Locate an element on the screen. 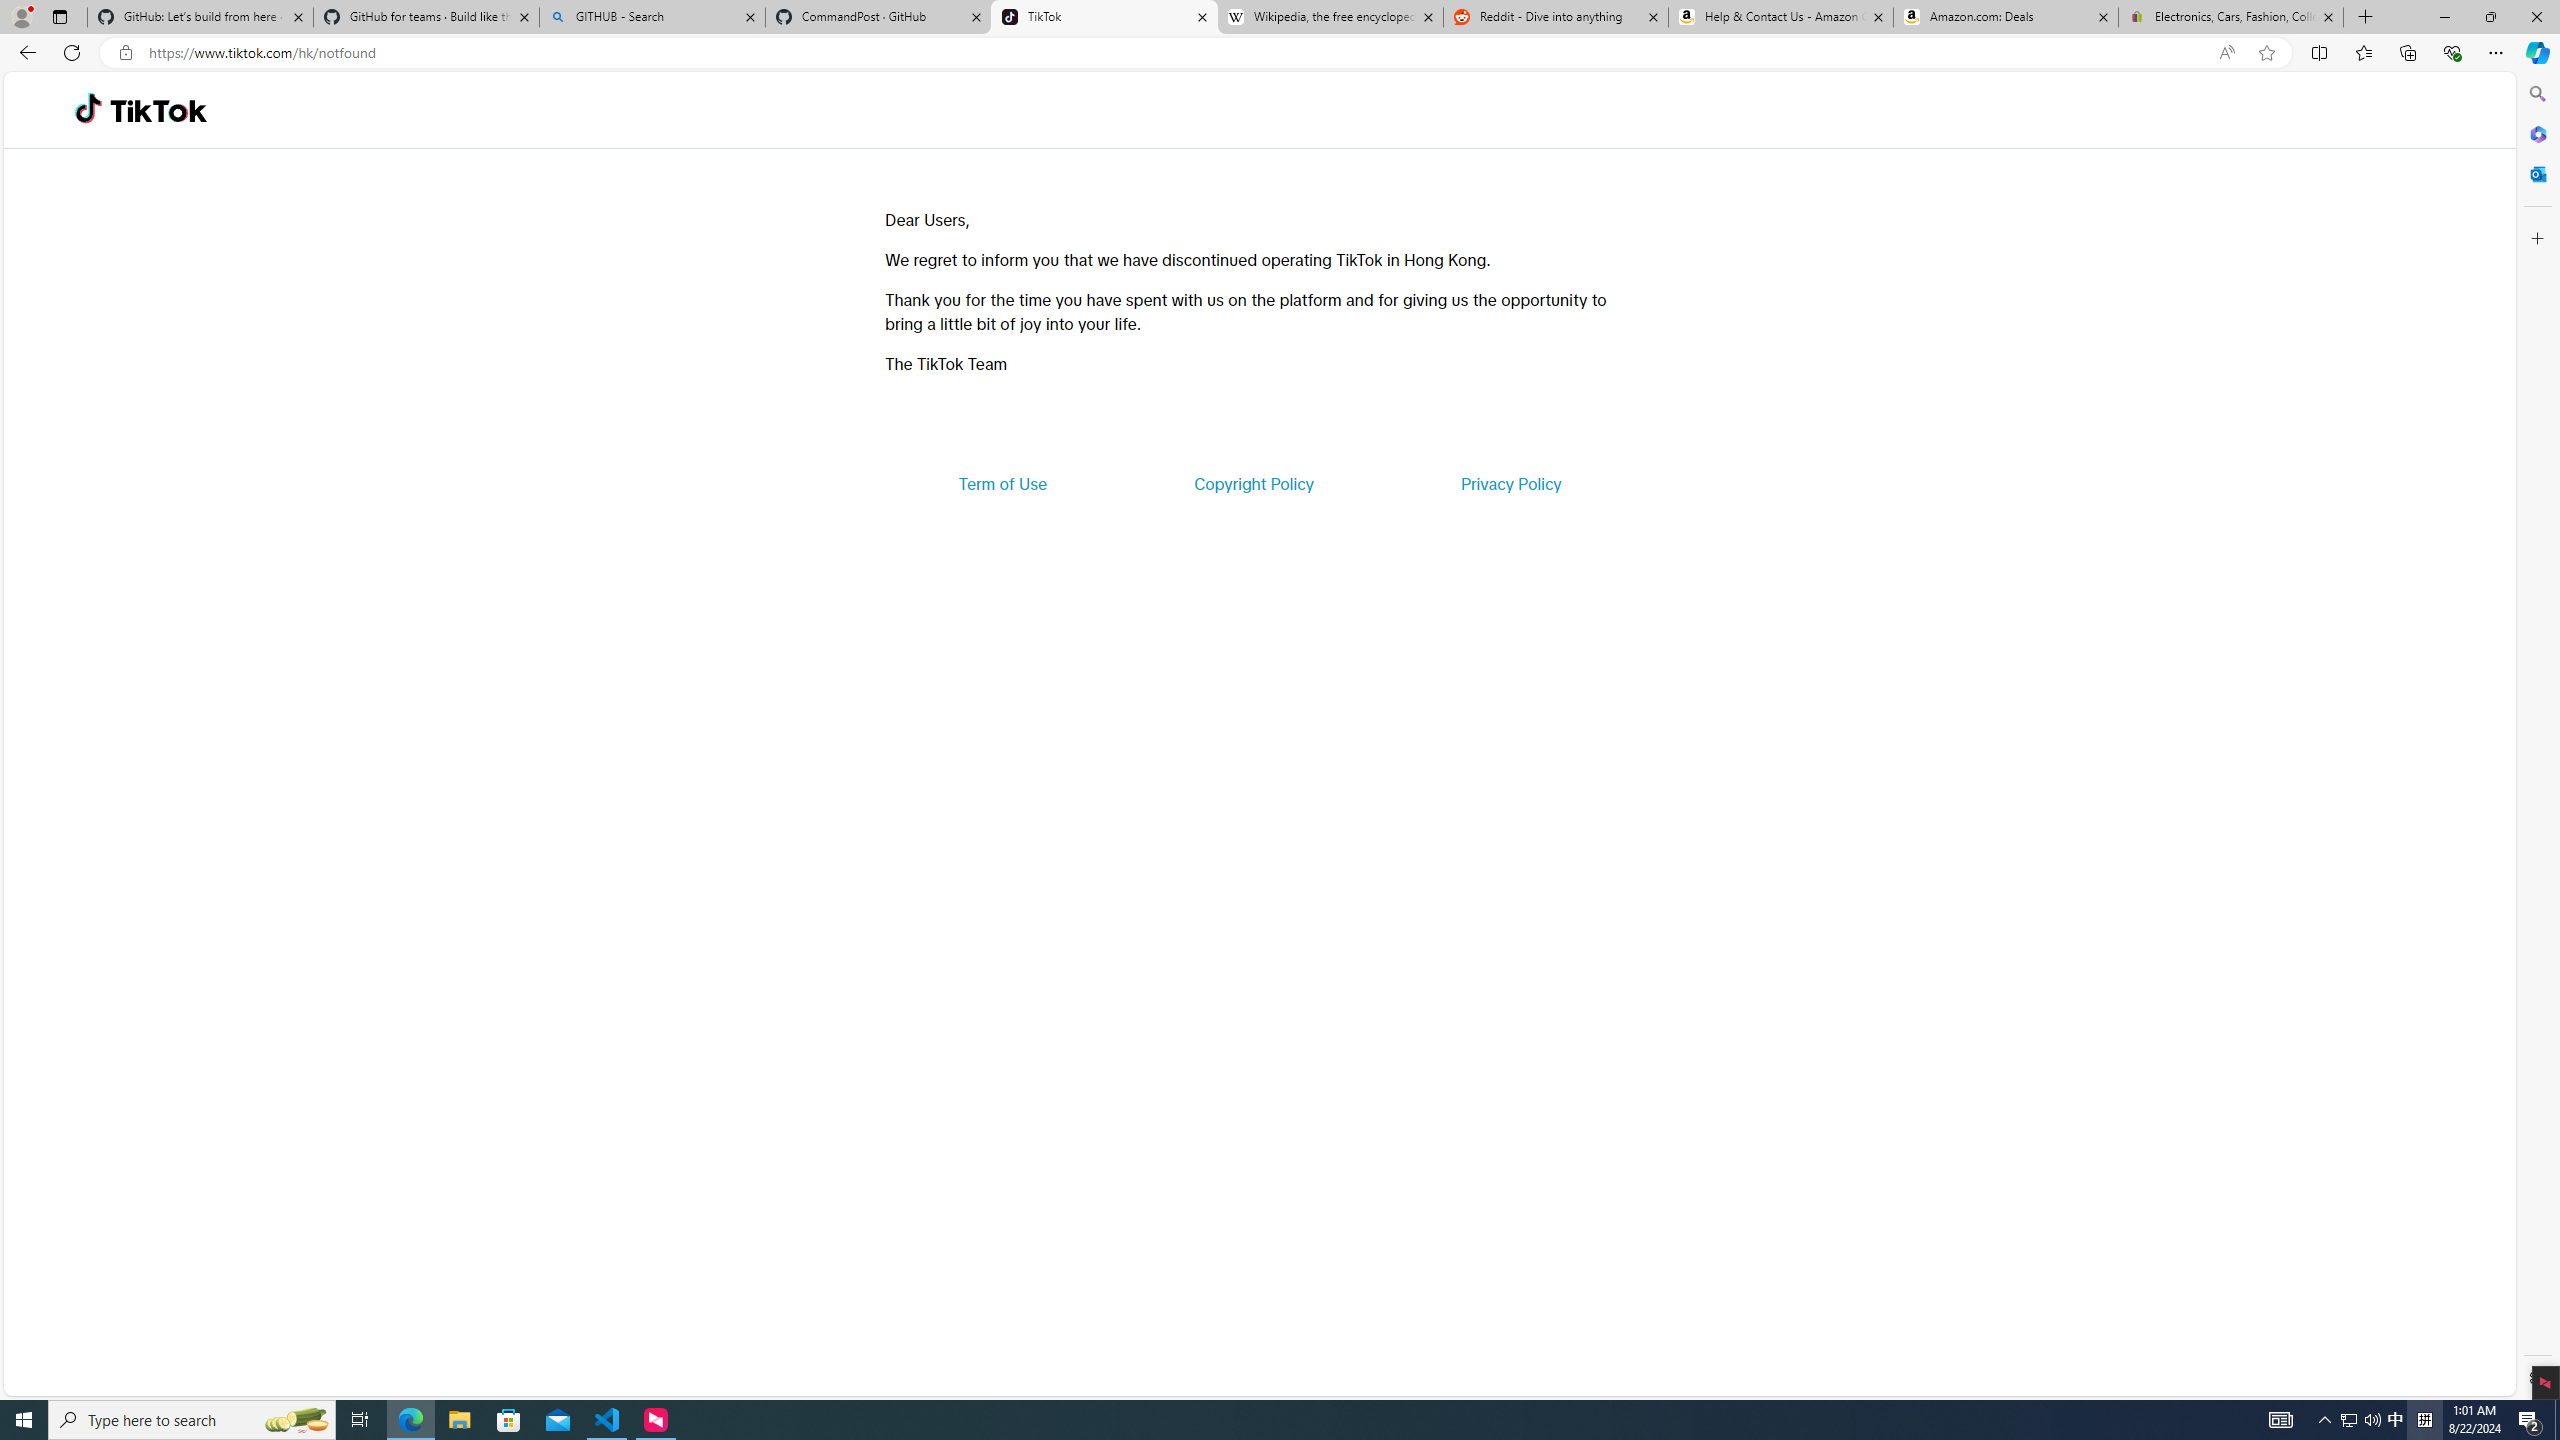 The height and width of the screenshot is (1440, 2560). 'GITHUB - Search' is located at coordinates (651, 16).